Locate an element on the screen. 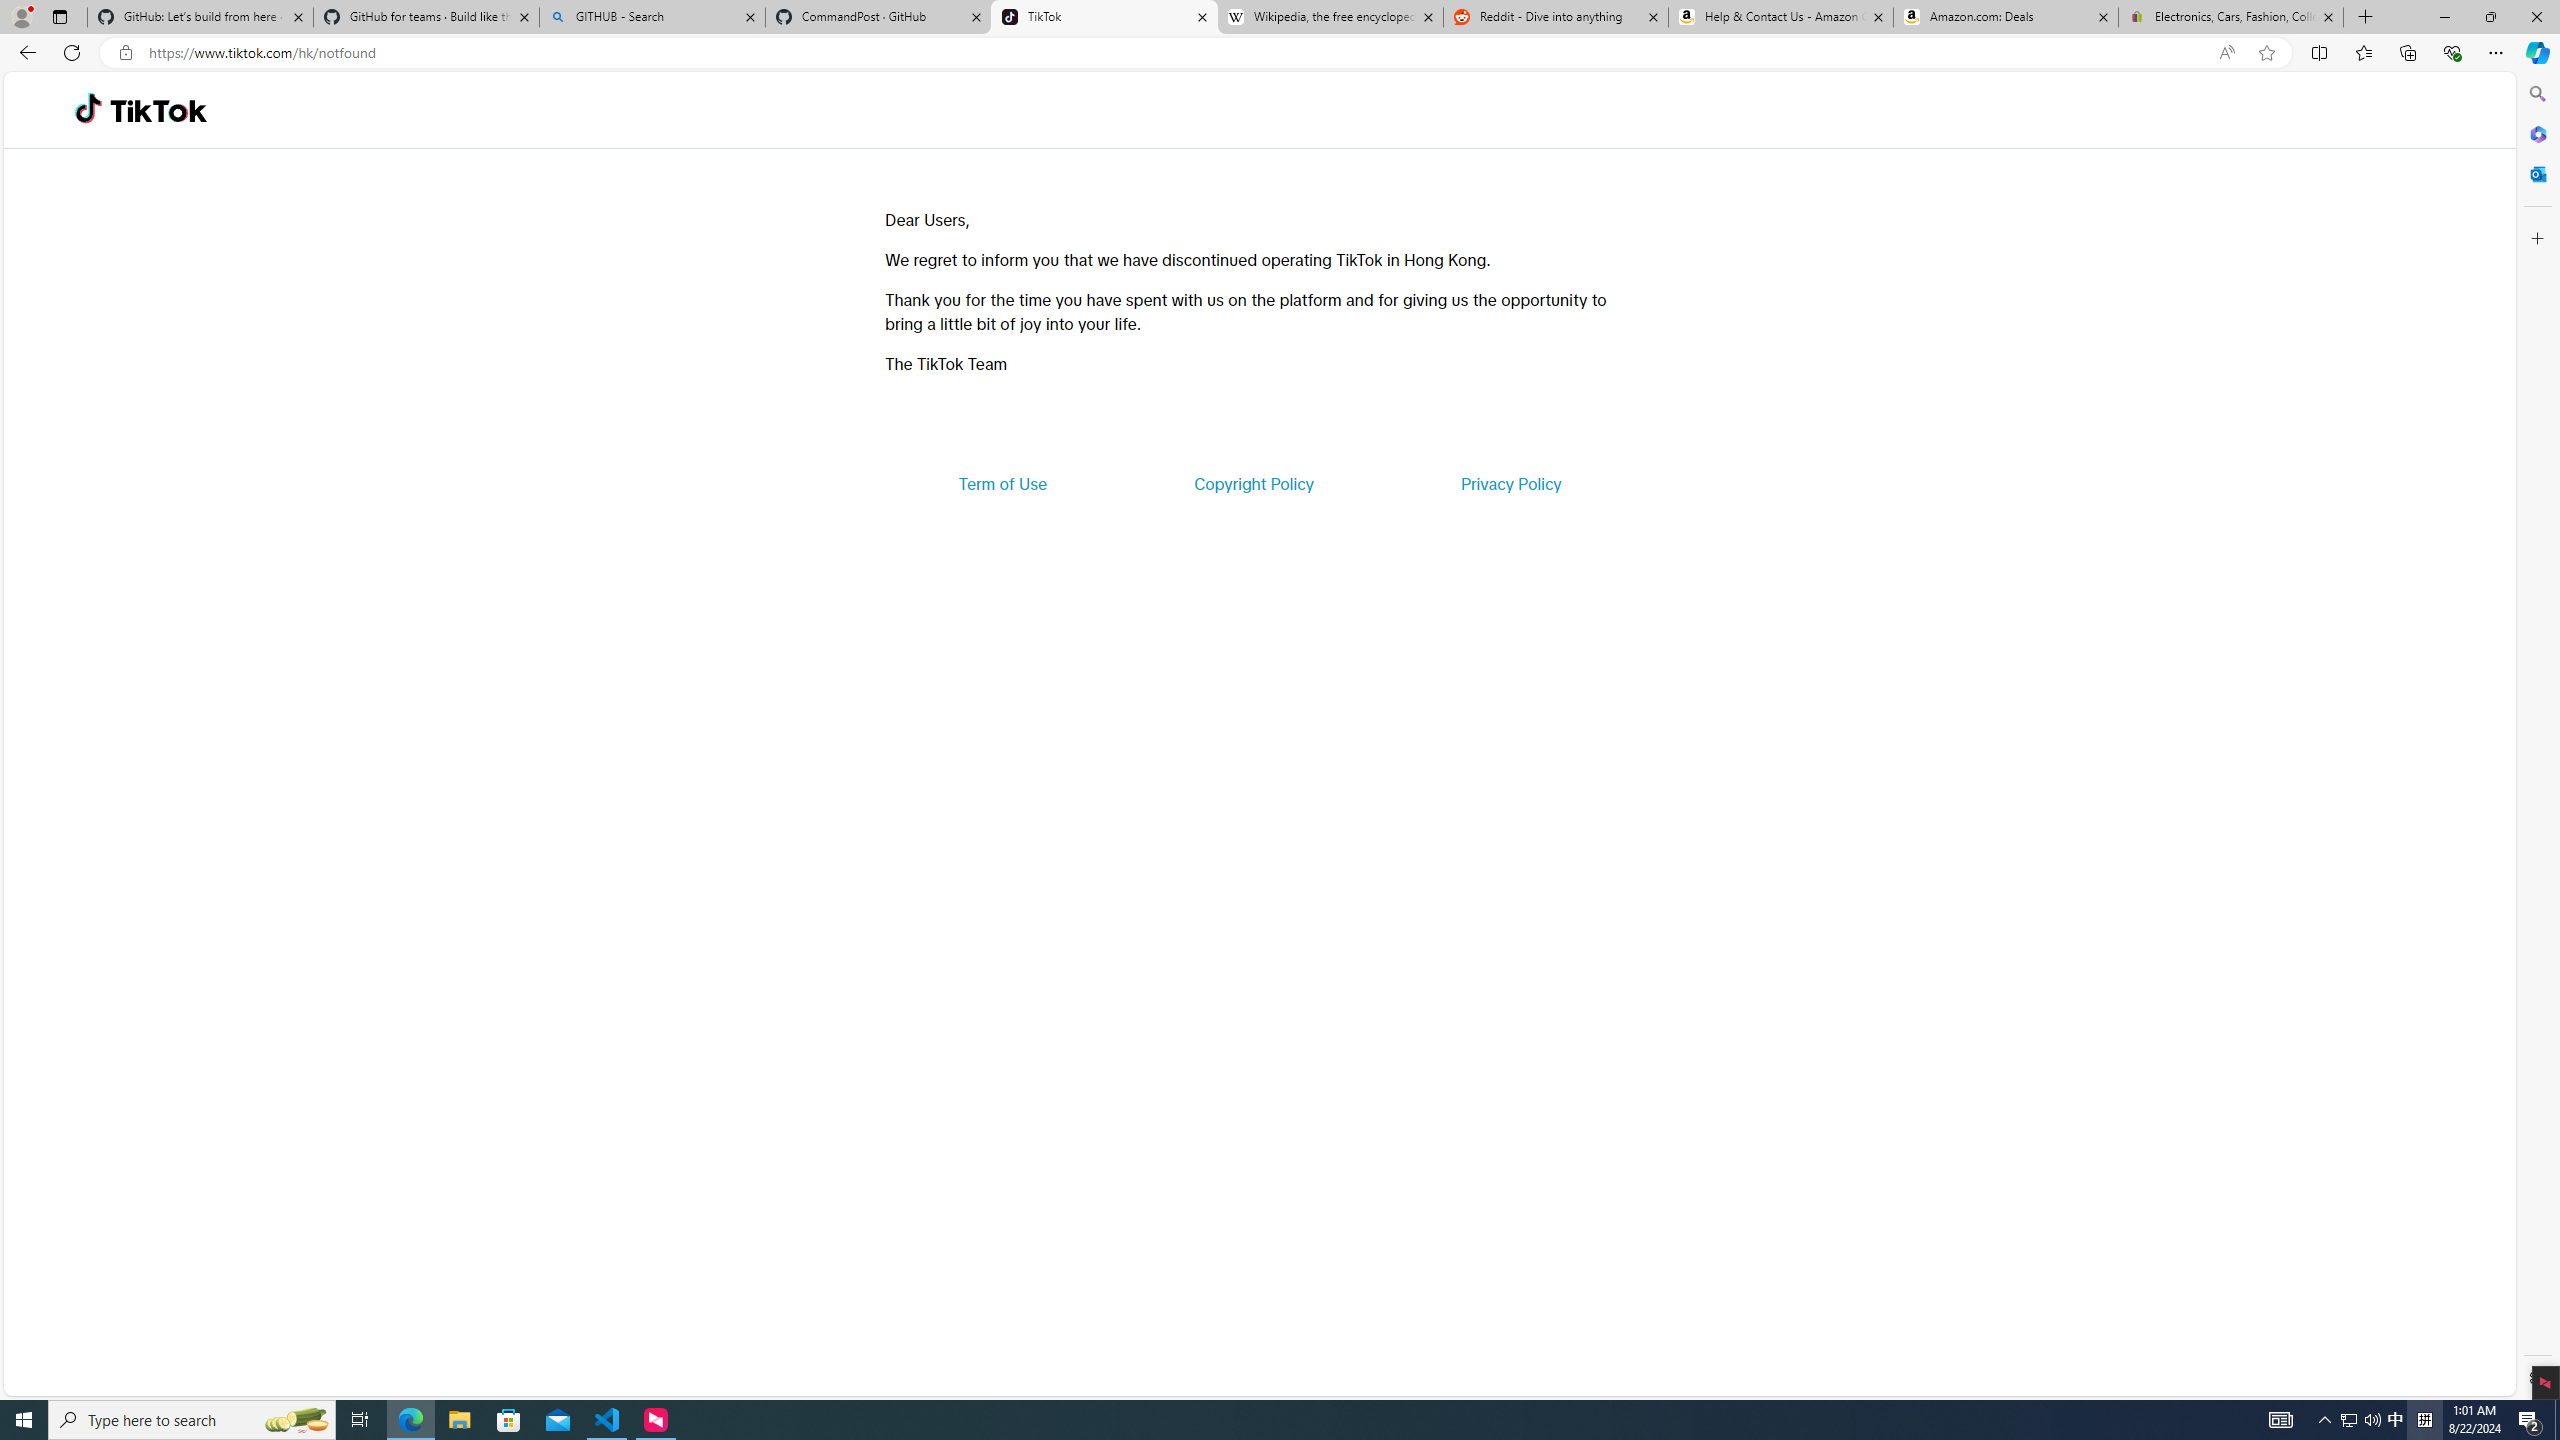 The height and width of the screenshot is (1440, 2560). 'GITHUB - Search' is located at coordinates (651, 16).